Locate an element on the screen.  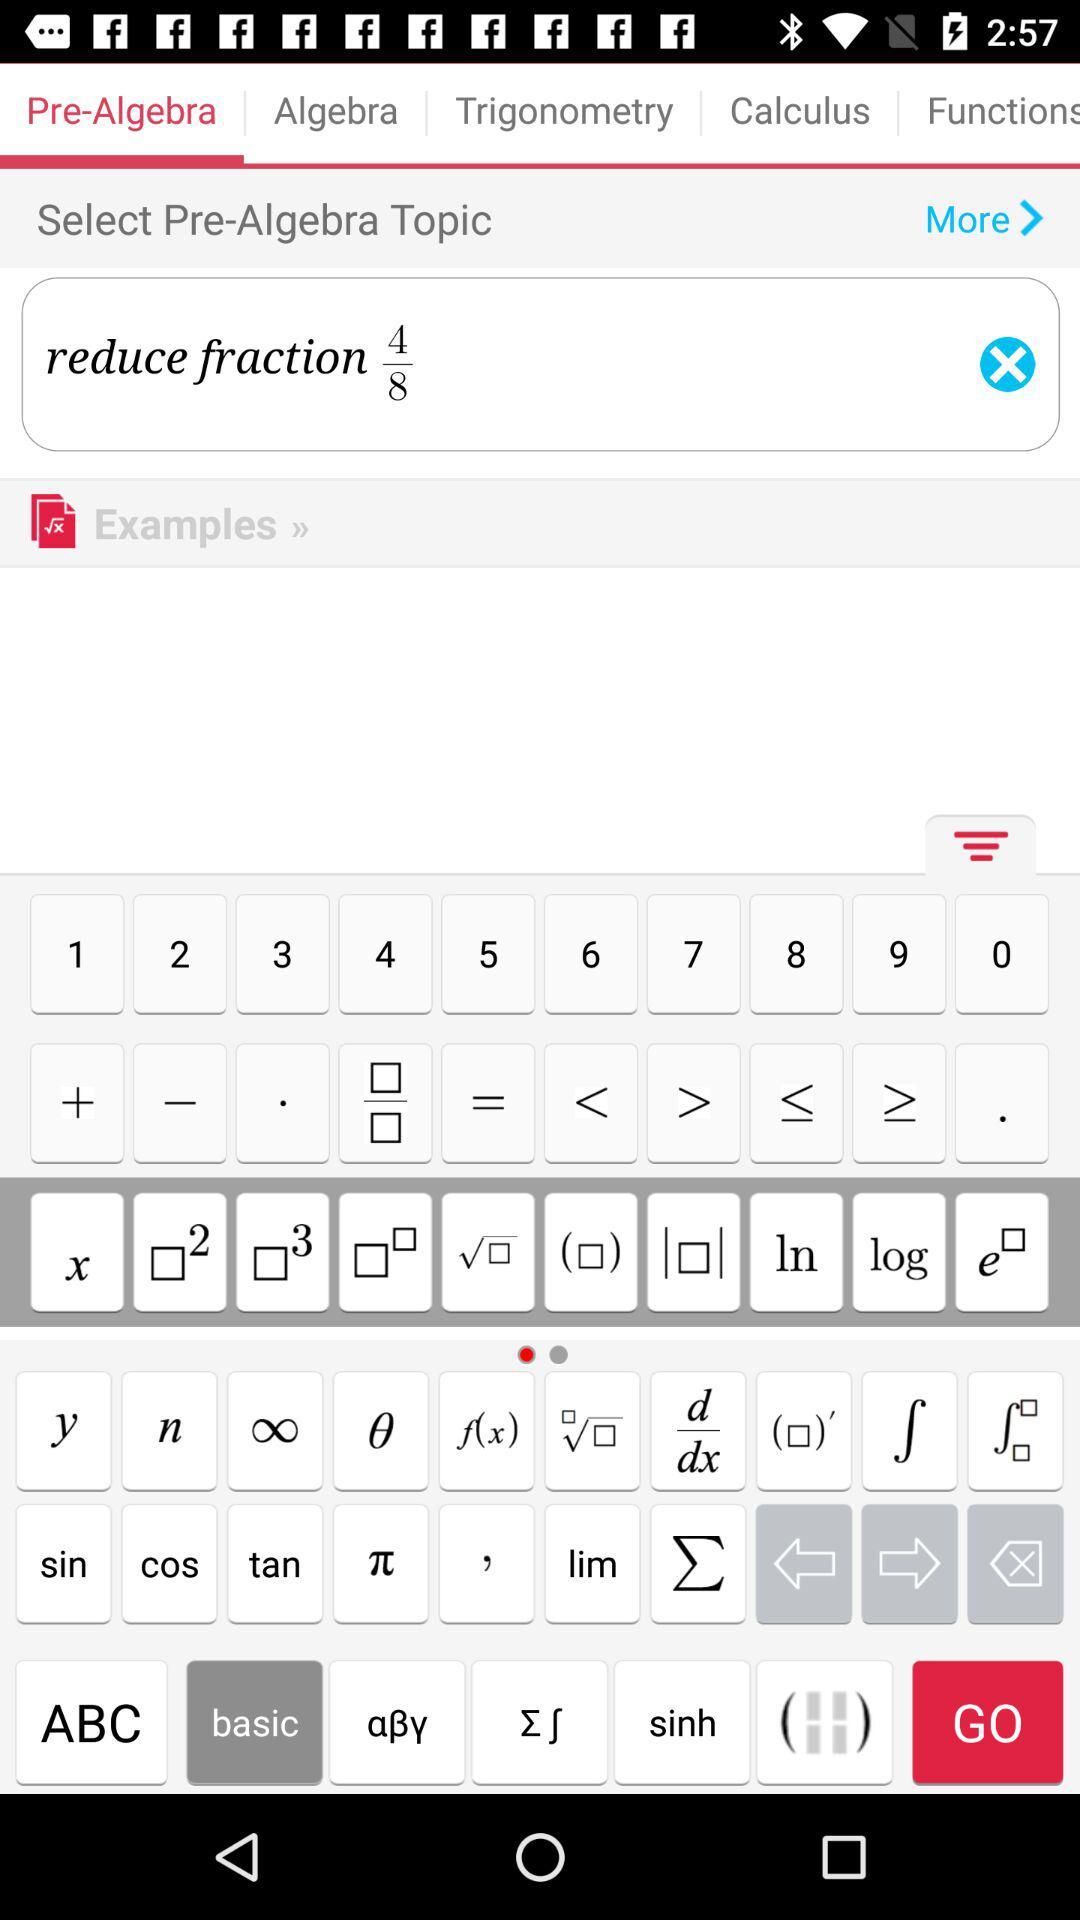
segma sign is located at coordinates (909, 1429).